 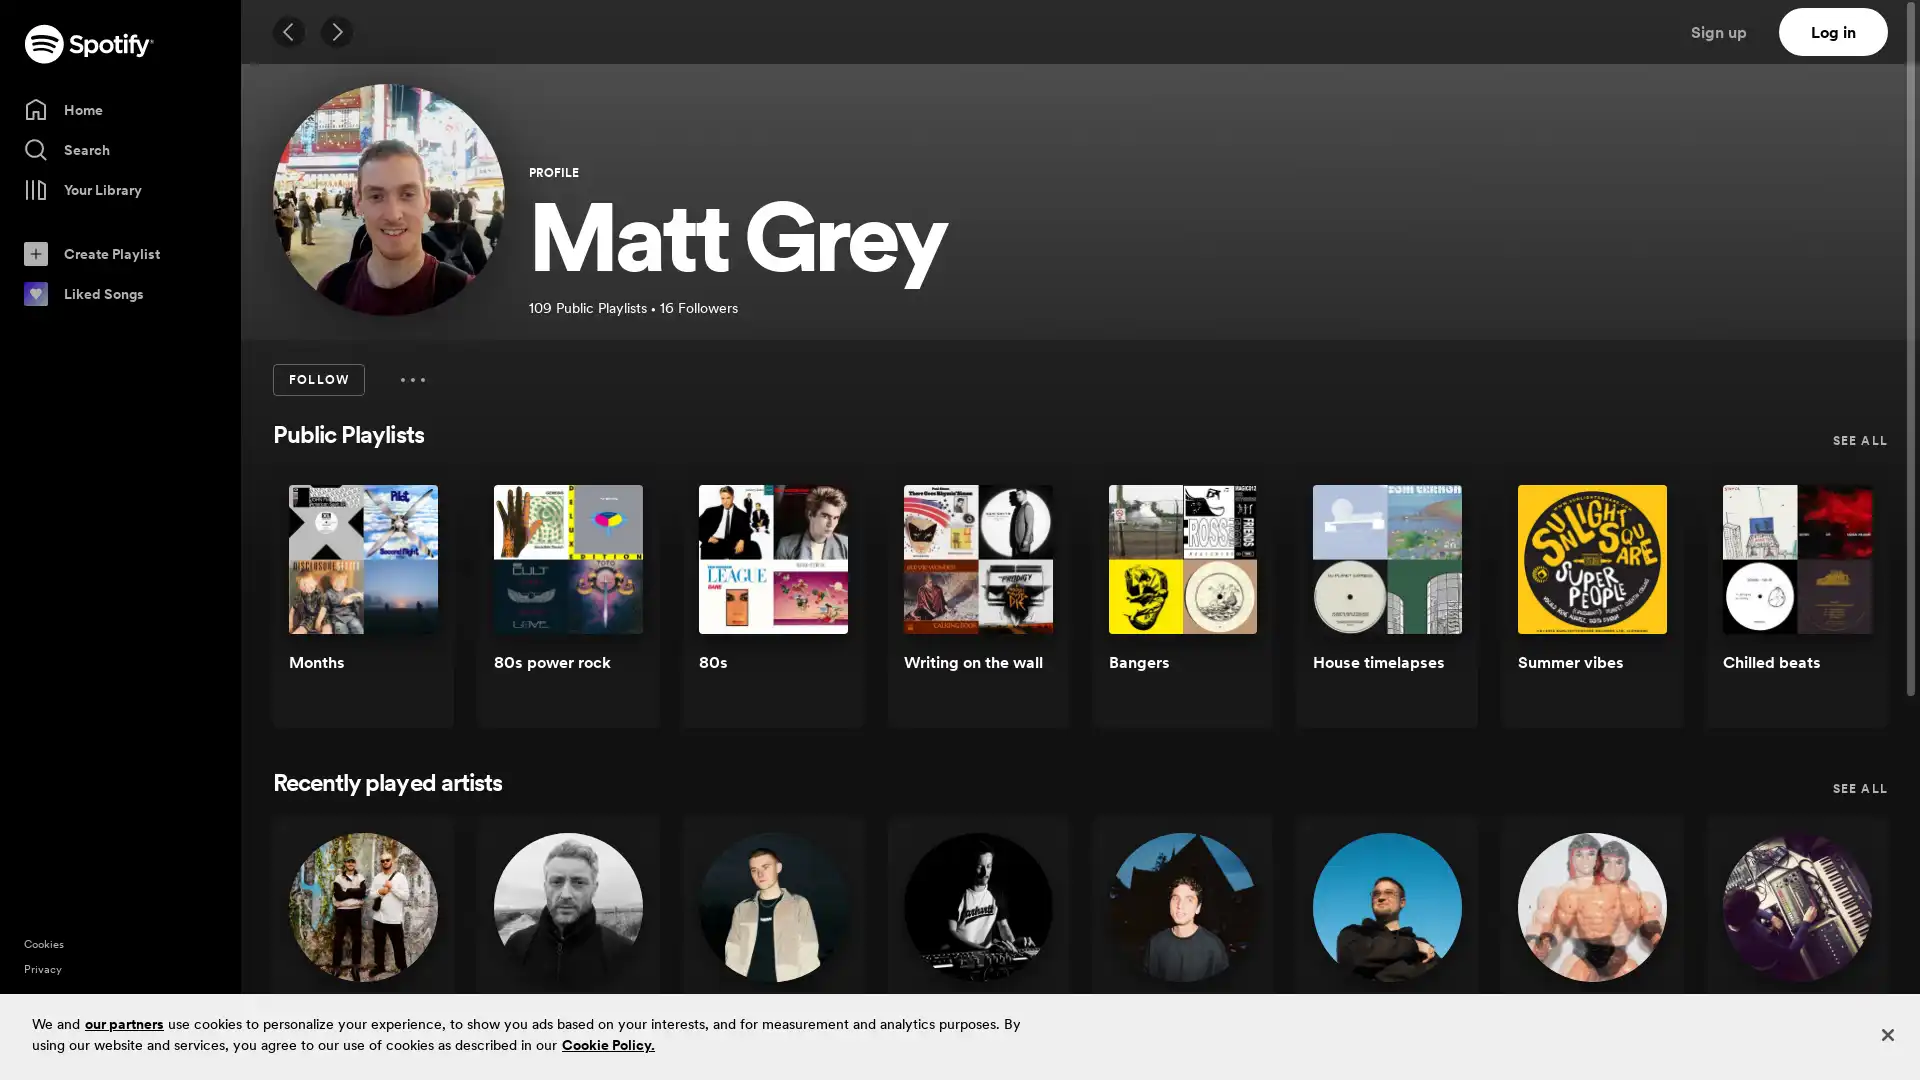 I want to click on FOLLOW, so click(x=317, y=380).